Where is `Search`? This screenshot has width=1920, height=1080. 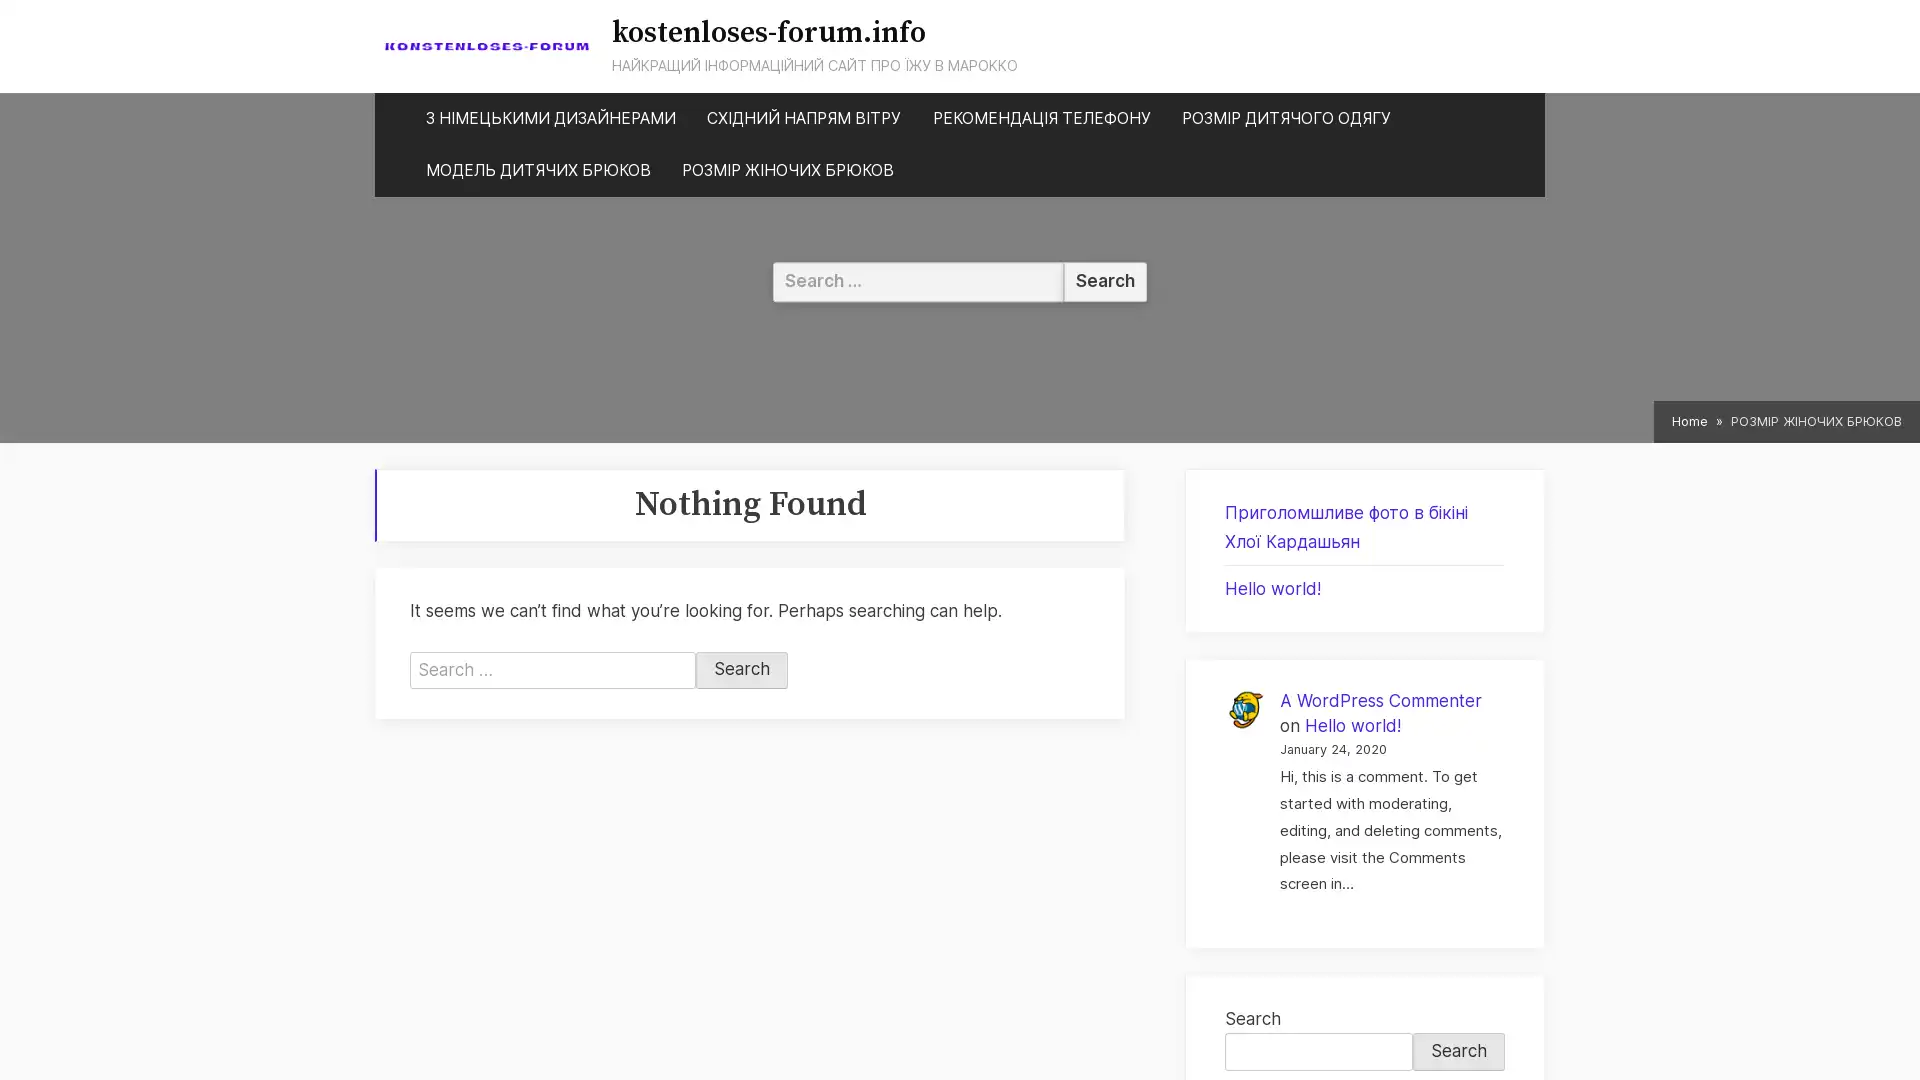
Search is located at coordinates (741, 670).